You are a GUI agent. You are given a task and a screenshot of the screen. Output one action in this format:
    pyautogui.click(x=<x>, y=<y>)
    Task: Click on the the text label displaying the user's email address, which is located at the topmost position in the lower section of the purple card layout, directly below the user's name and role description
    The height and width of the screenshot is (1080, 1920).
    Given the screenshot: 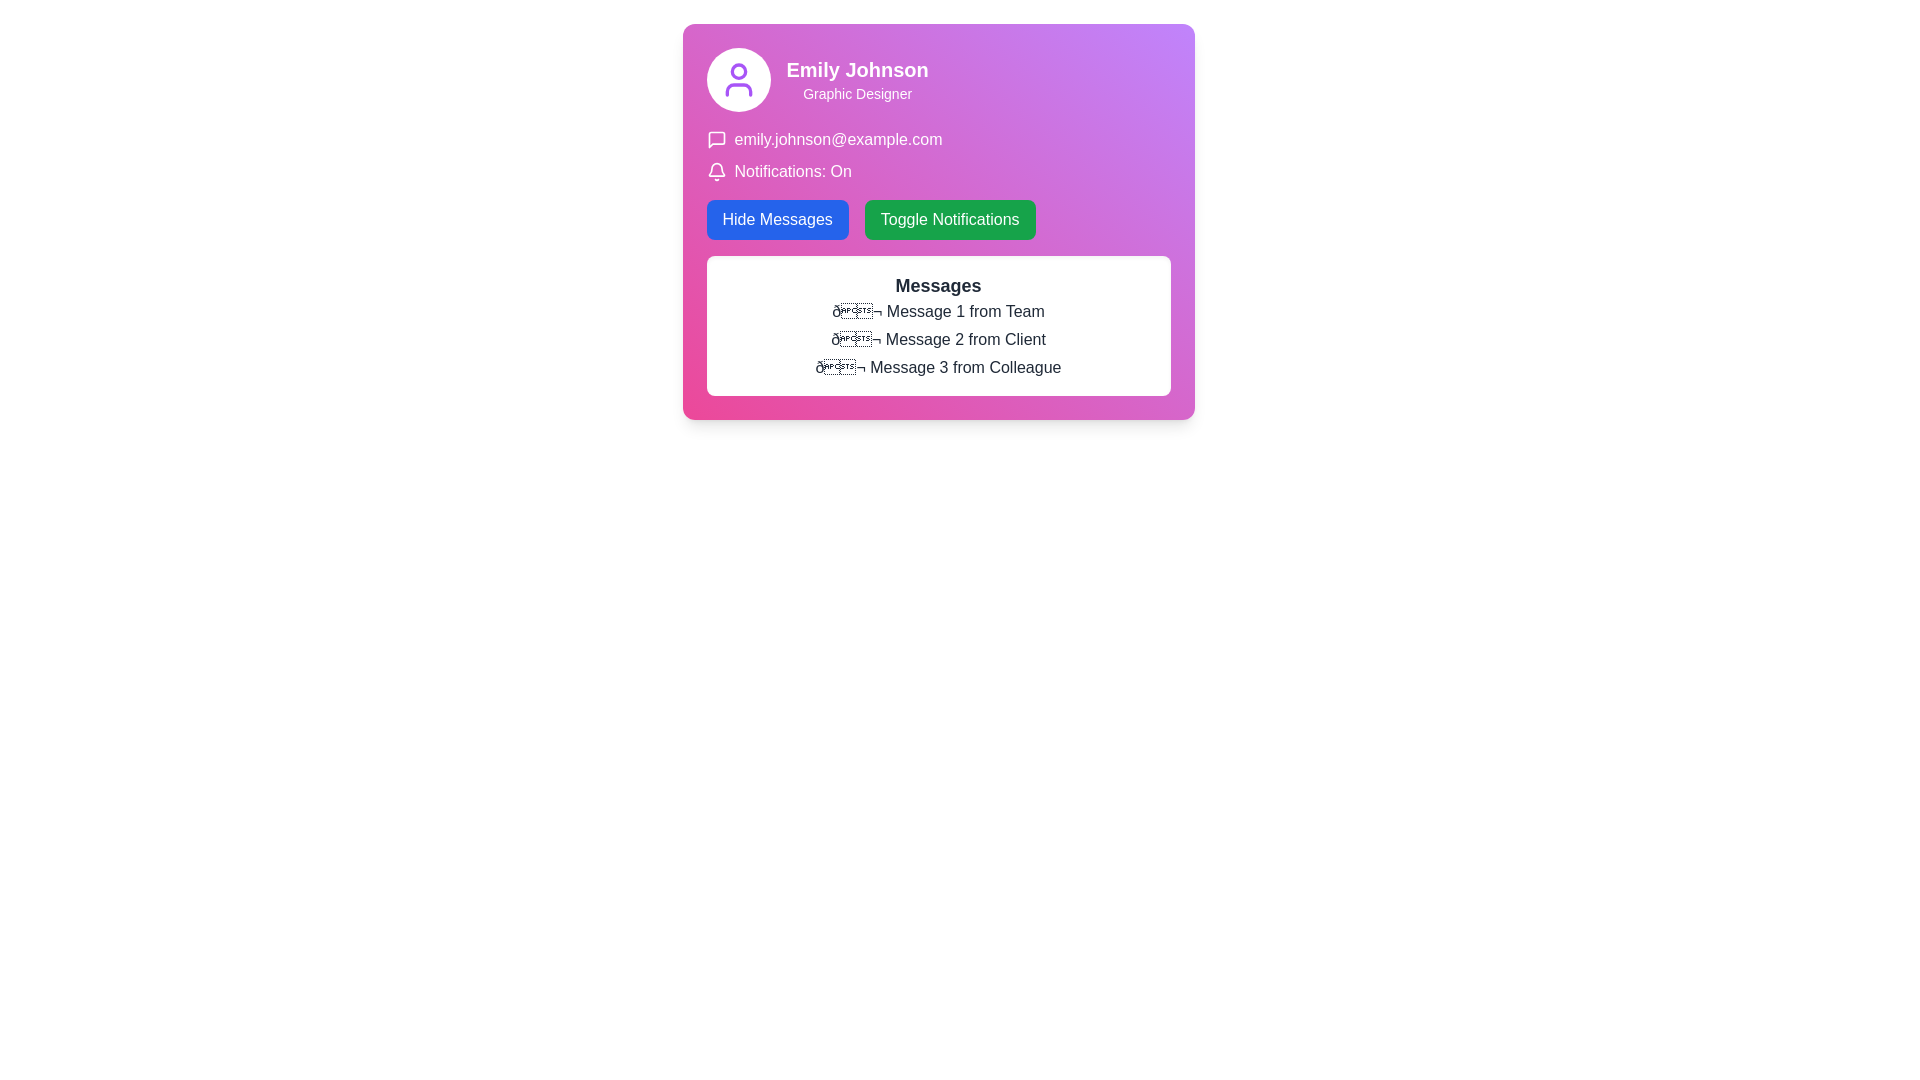 What is the action you would take?
    pyautogui.click(x=937, y=138)
    